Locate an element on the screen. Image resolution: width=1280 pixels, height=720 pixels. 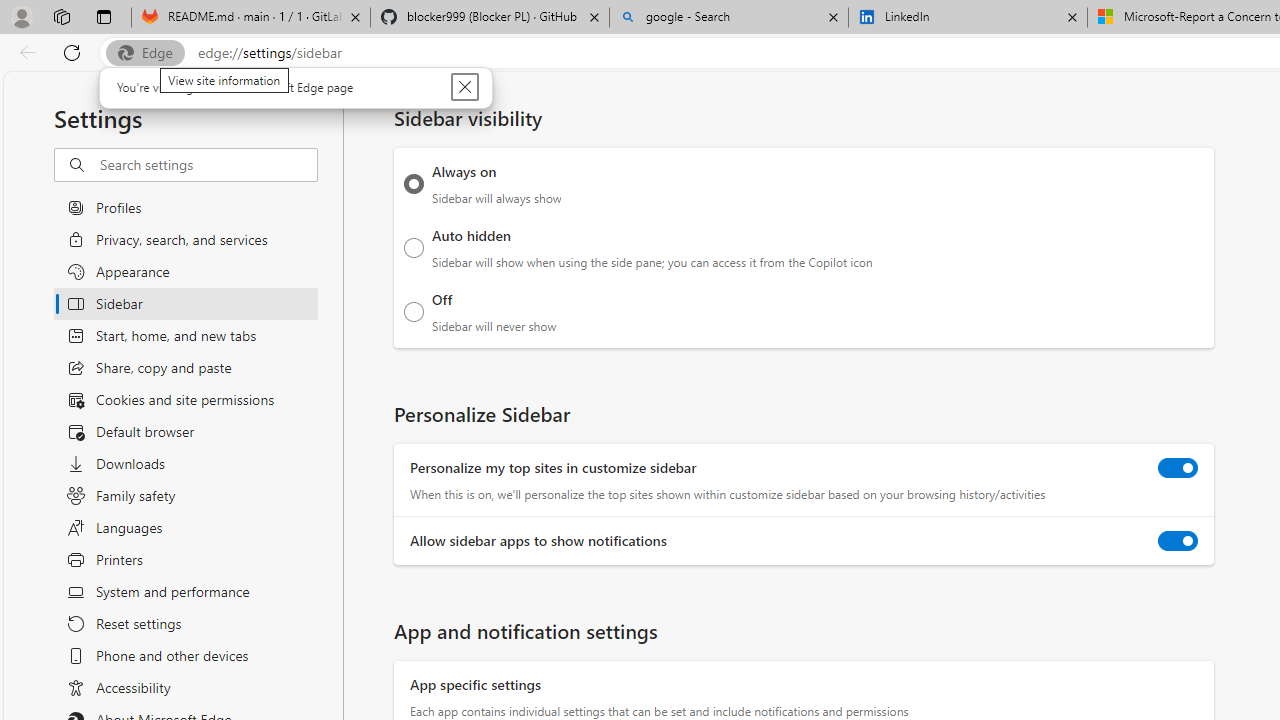
'Off Sidebar will never show' is located at coordinates (413, 311).